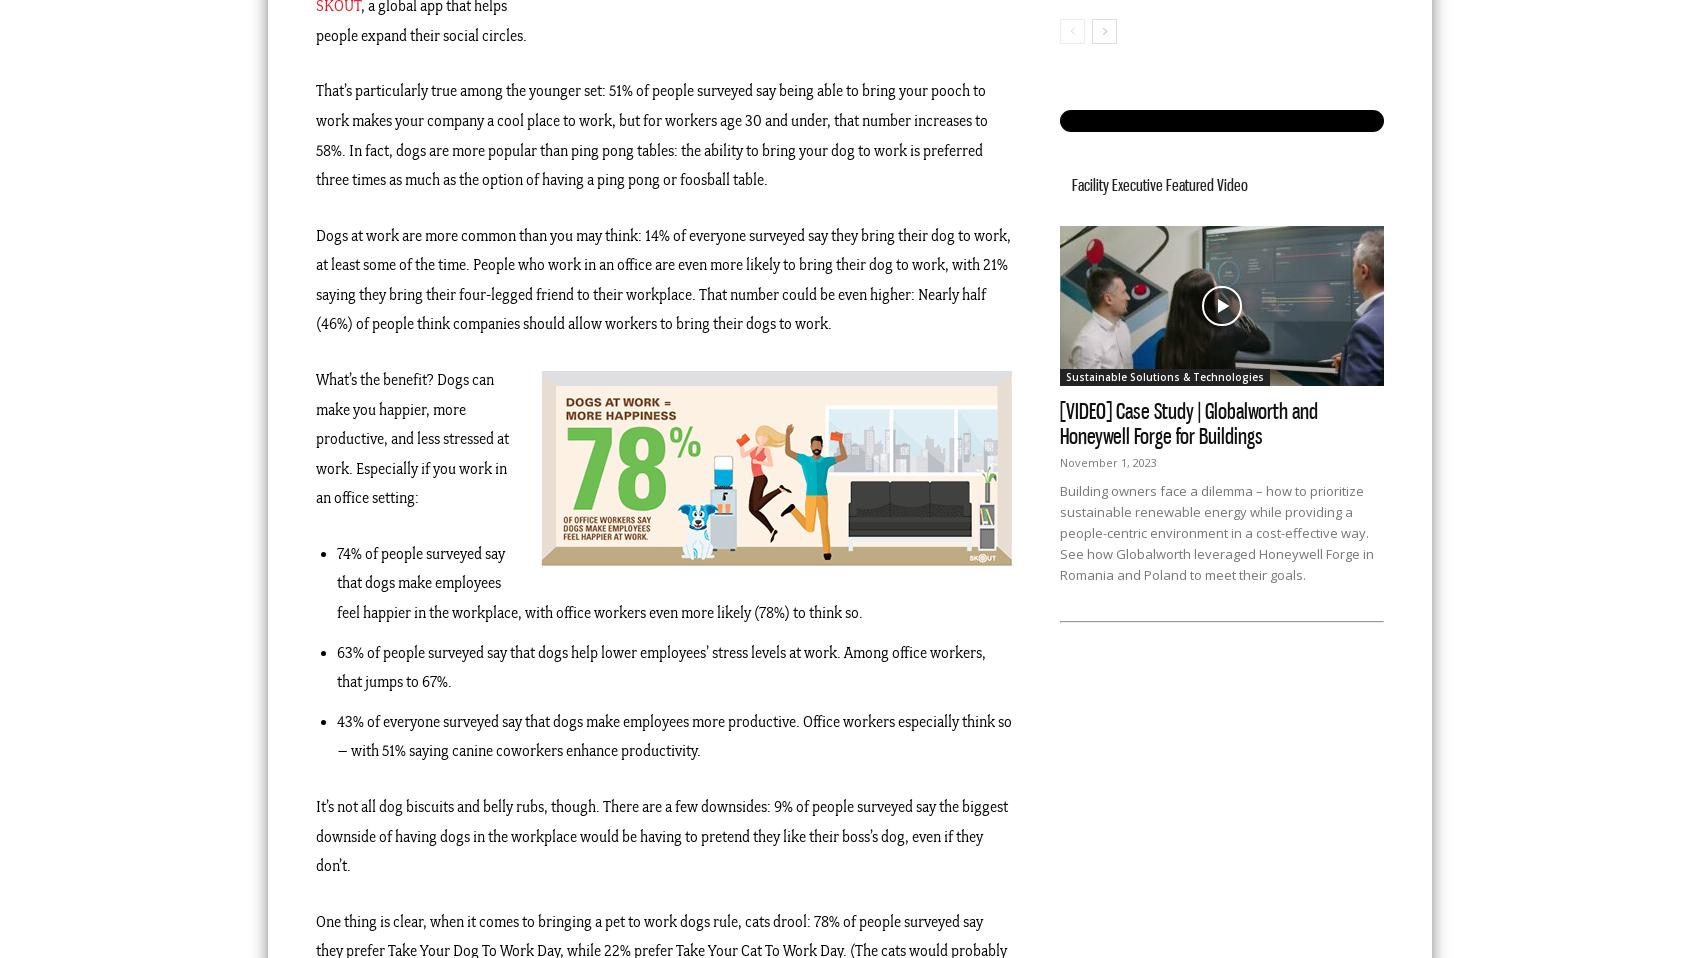  I want to click on 'That’s particularly true among the younger set: 51% of people surveyed say being able to bring your pooch to work makes your company a cool place to work, but for workers age 30 and under, that number increases to 58%. In fact, dogs are more popular than ping pong tables: the ability to bring your dog to work is preferred three times as much as the option of having a ping pong or foosball table.', so click(651, 134).